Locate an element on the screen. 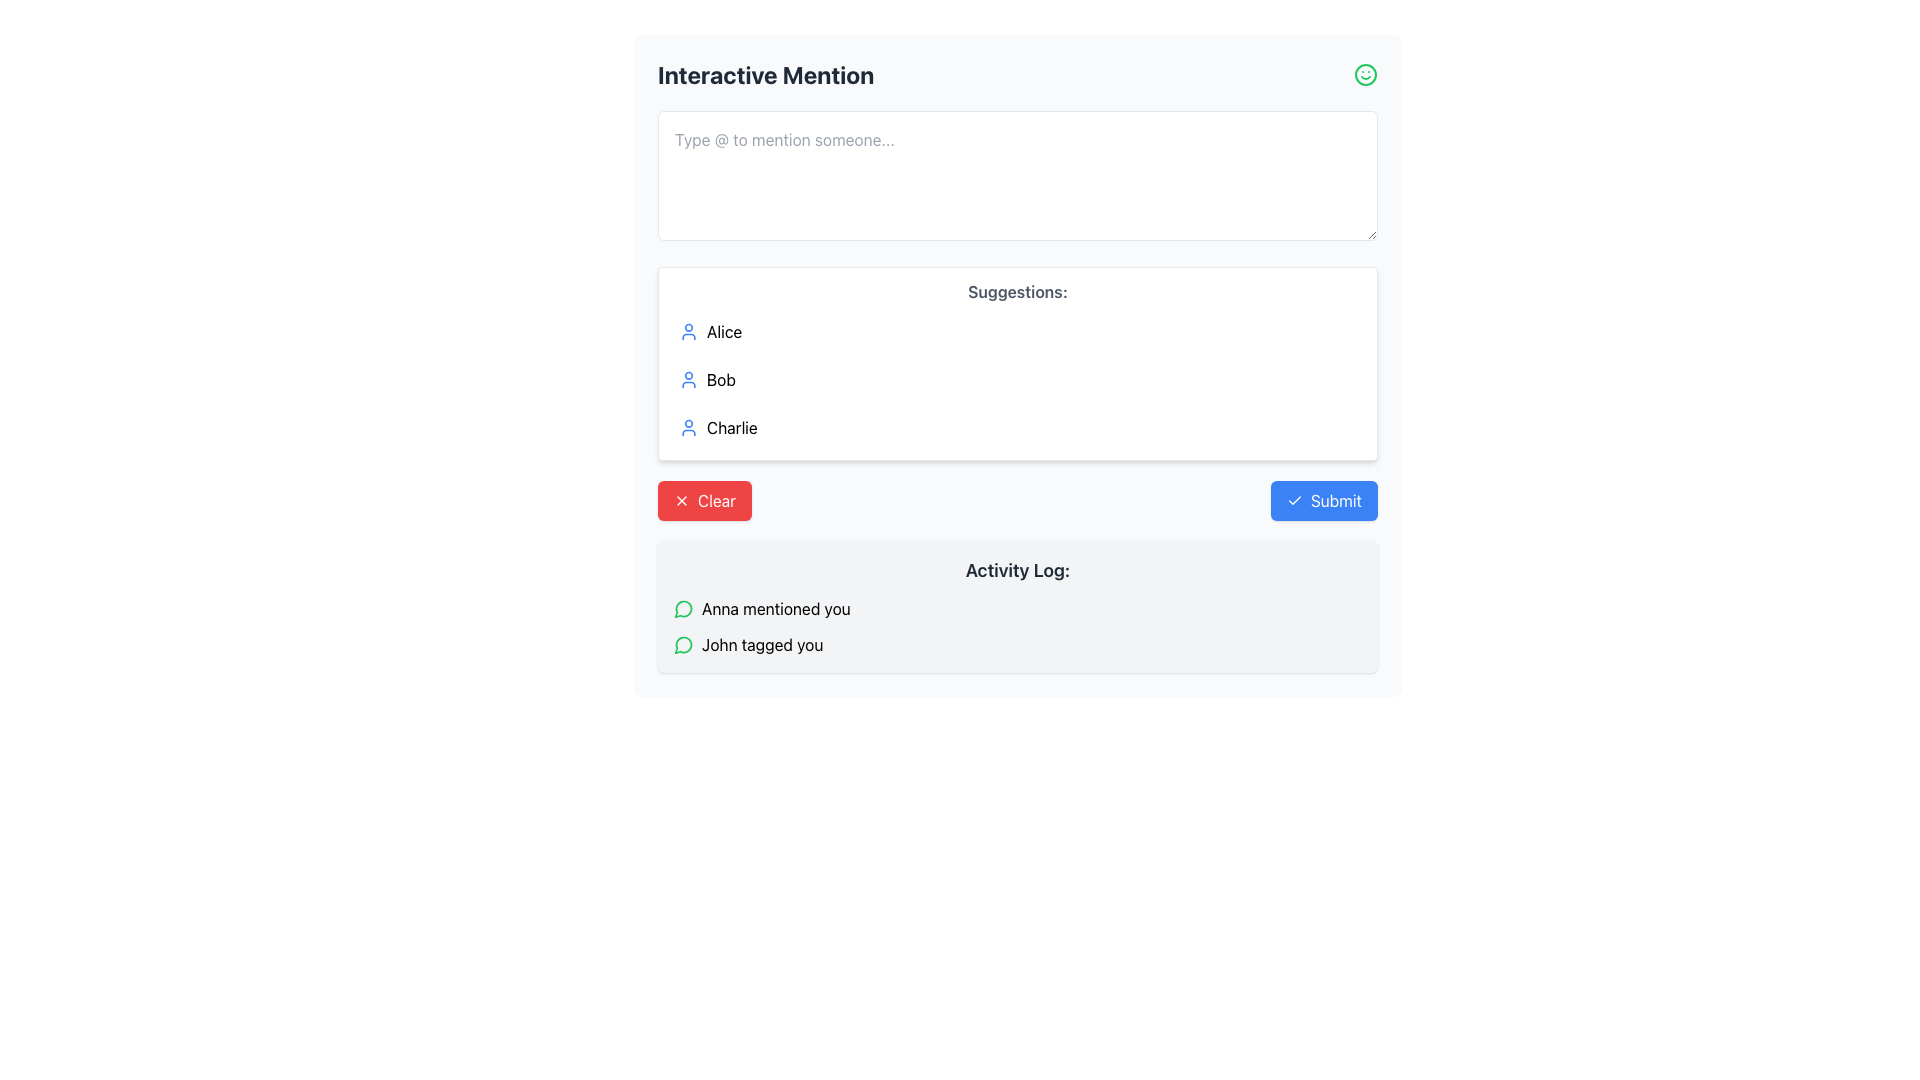  the user profile icon located to the left of the username 'Bob' in the suggestions box is located at coordinates (689, 380).